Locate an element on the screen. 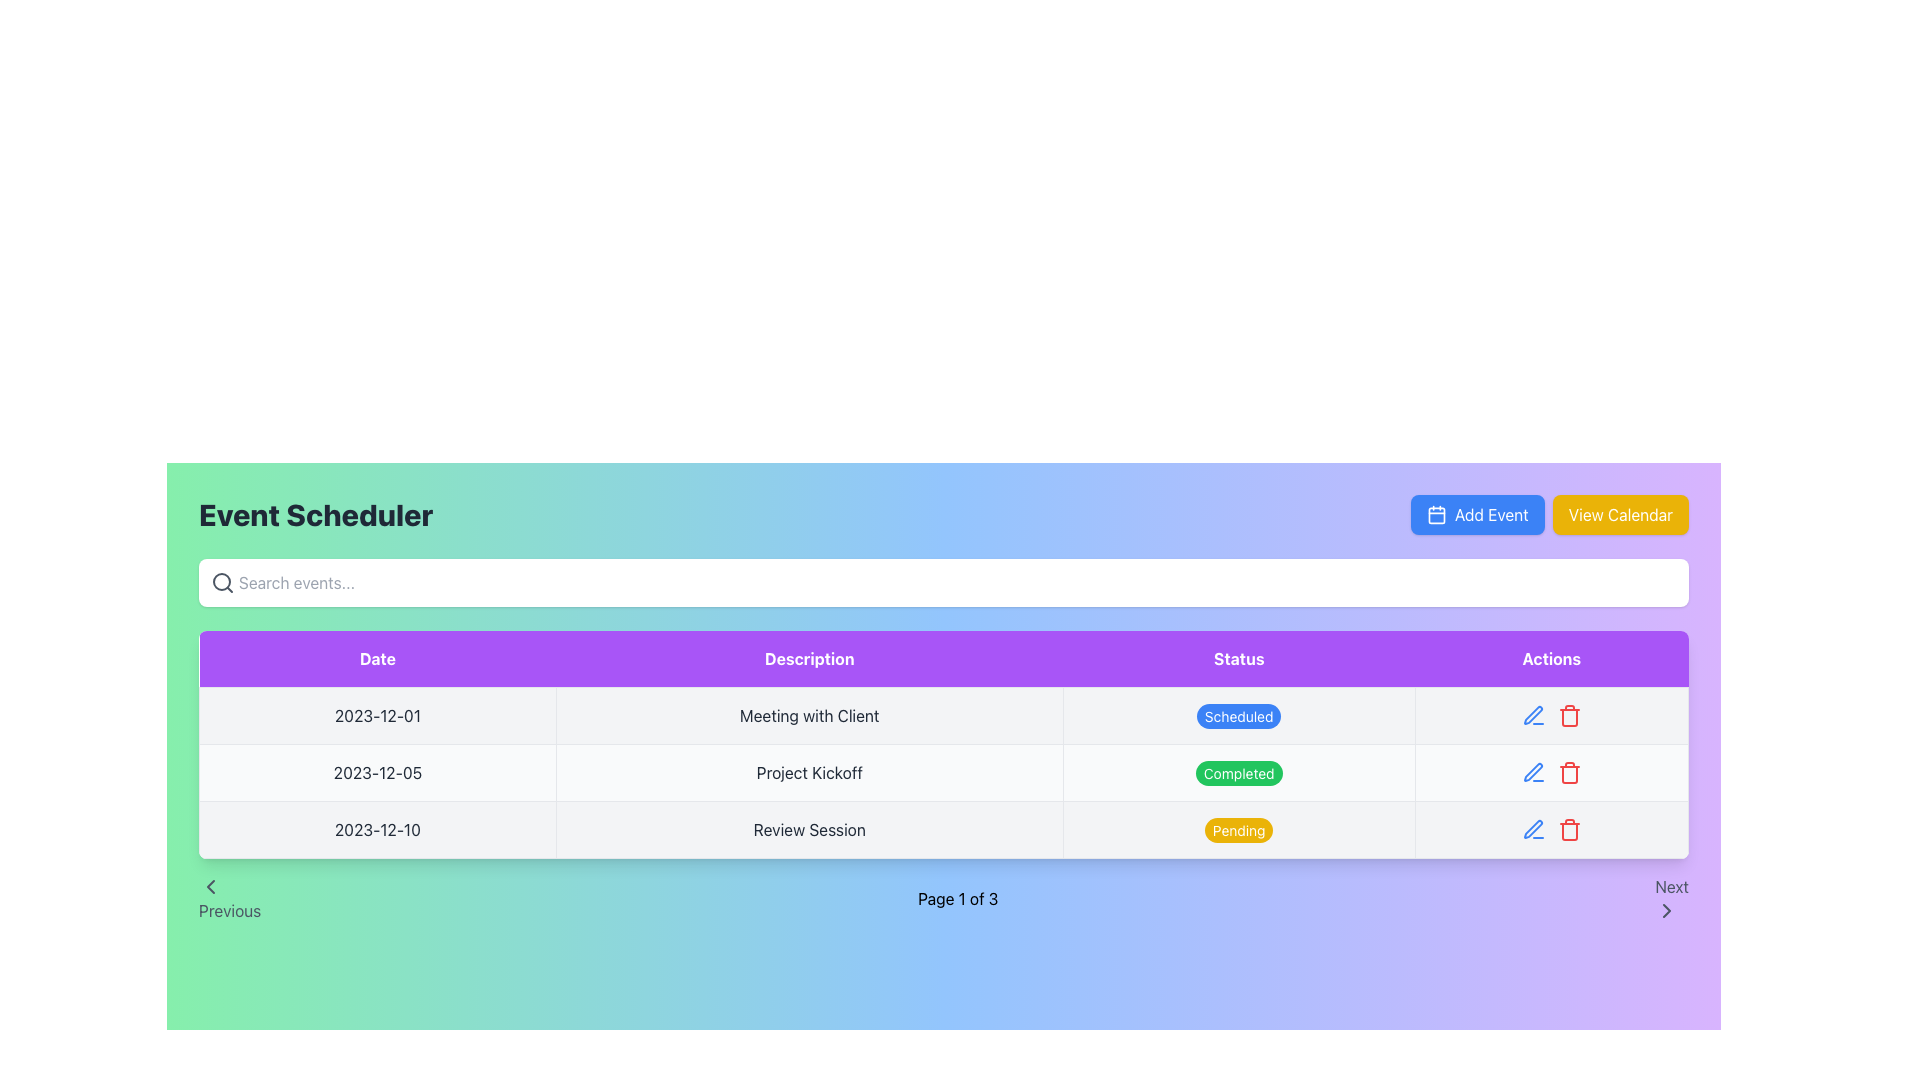 This screenshot has height=1080, width=1920. the button for adding a new event, located in the upper-right section of the interface, to the left of the 'View Calendar' button is located at coordinates (1477, 514).